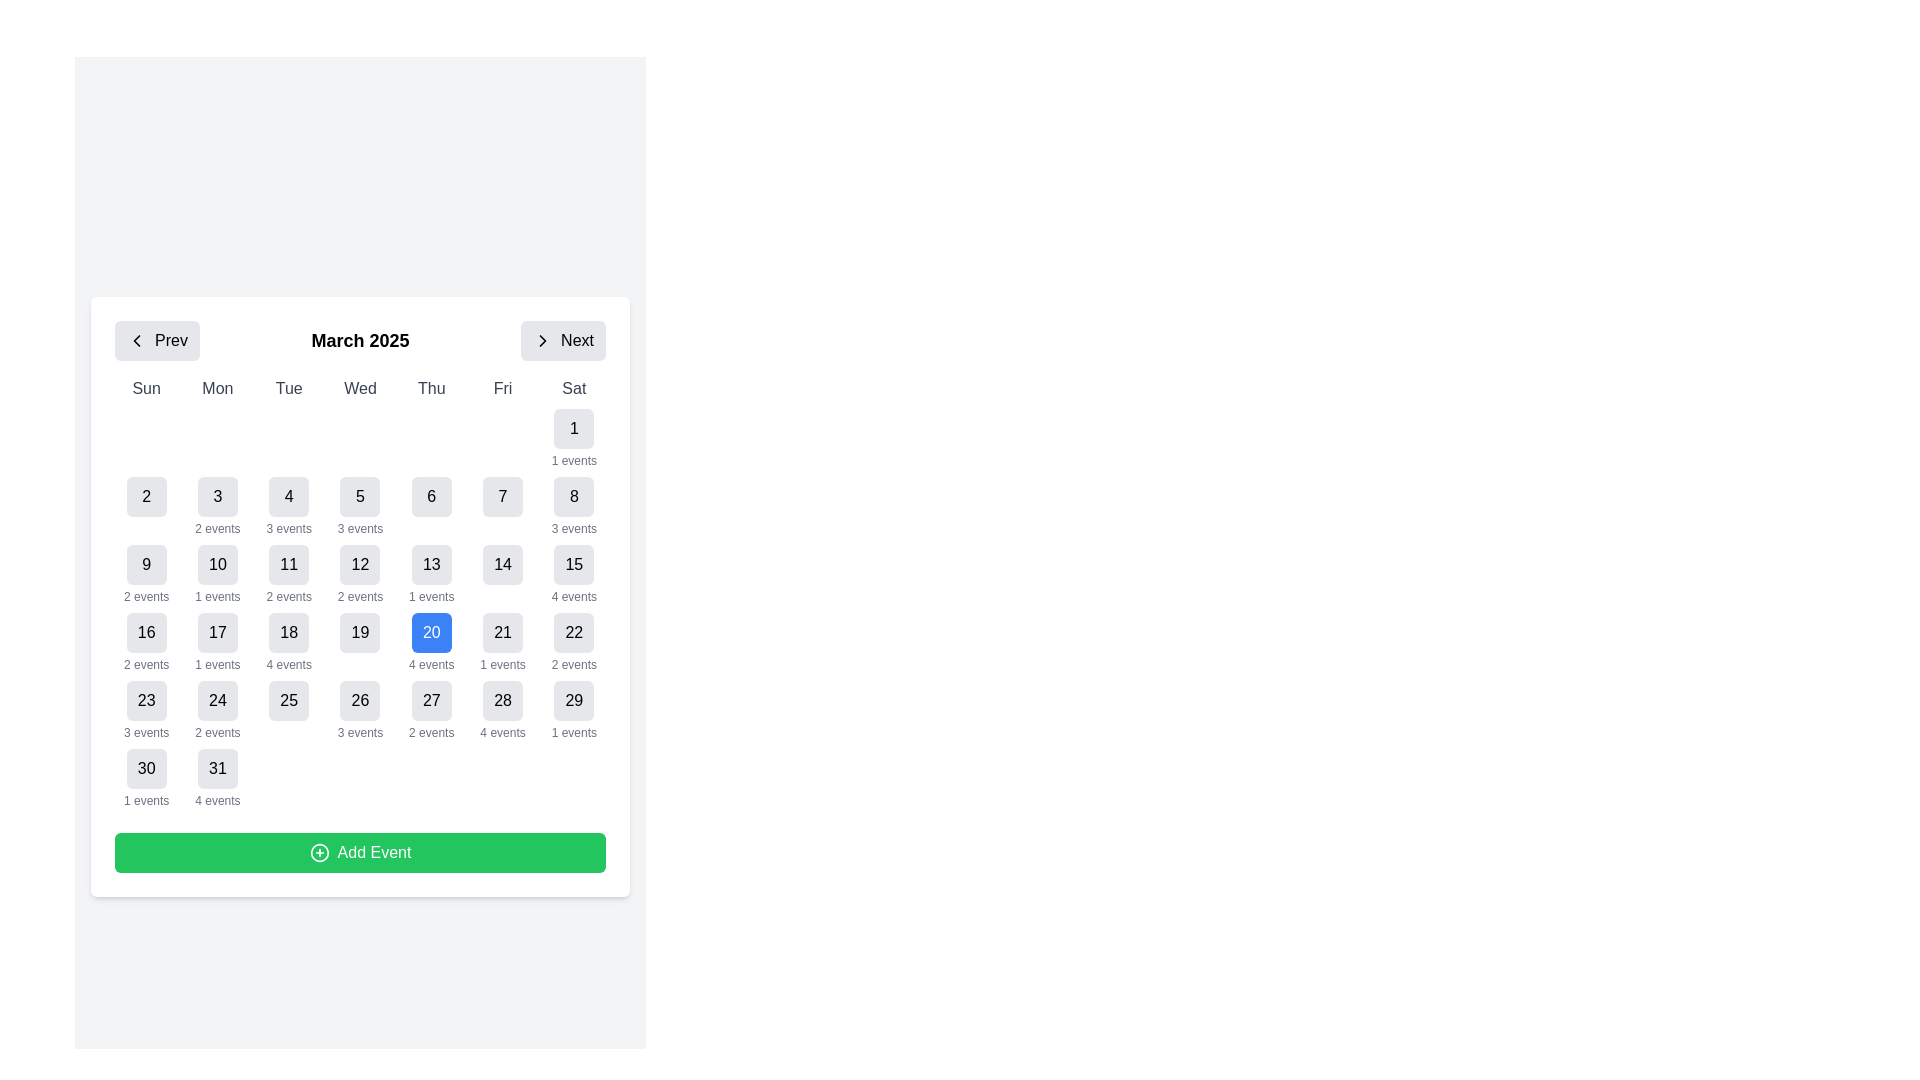  I want to click on the text label displaying '1 events', which is located below the day box labeled '30' in a small gray font, so click(145, 800).